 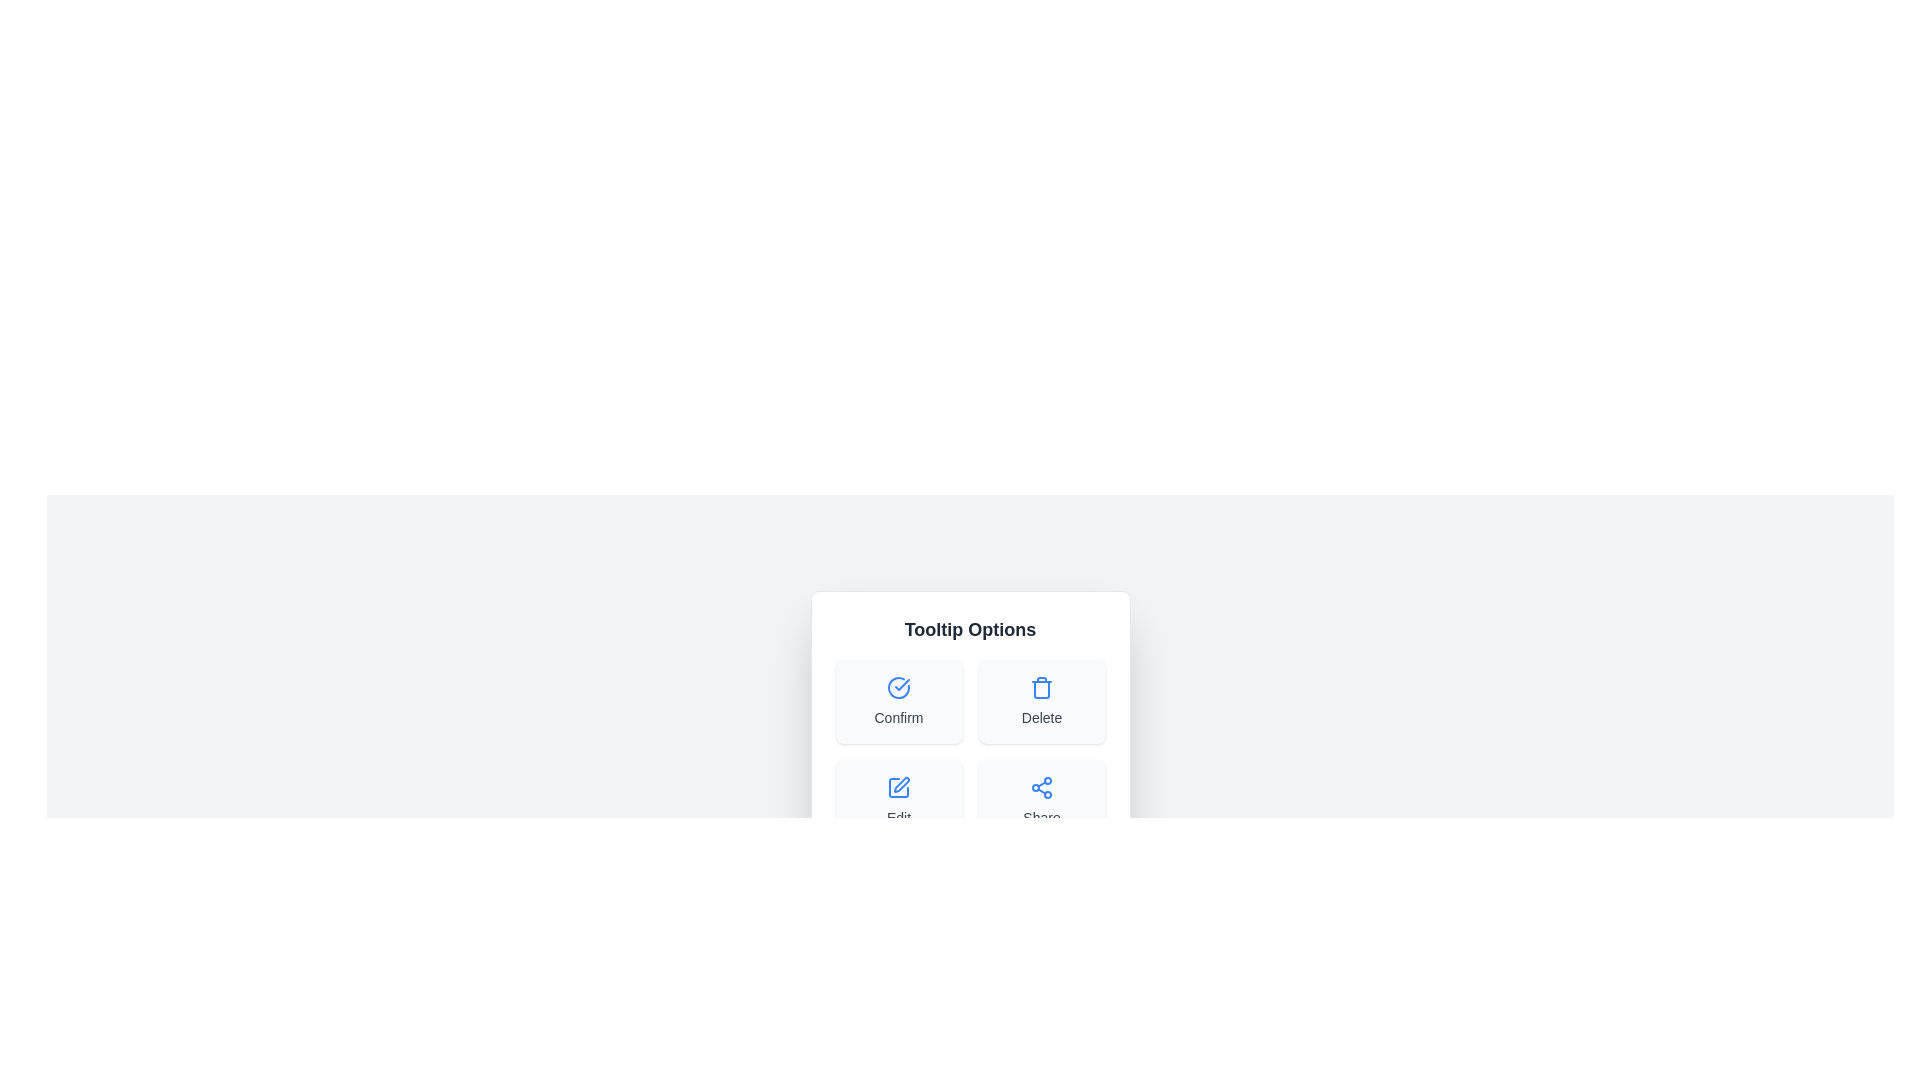 What do you see at coordinates (1040, 801) in the screenshot?
I see `the 'Share' button located at the bottom-right of the grid, styled with a blue share icon and gray label` at bounding box center [1040, 801].